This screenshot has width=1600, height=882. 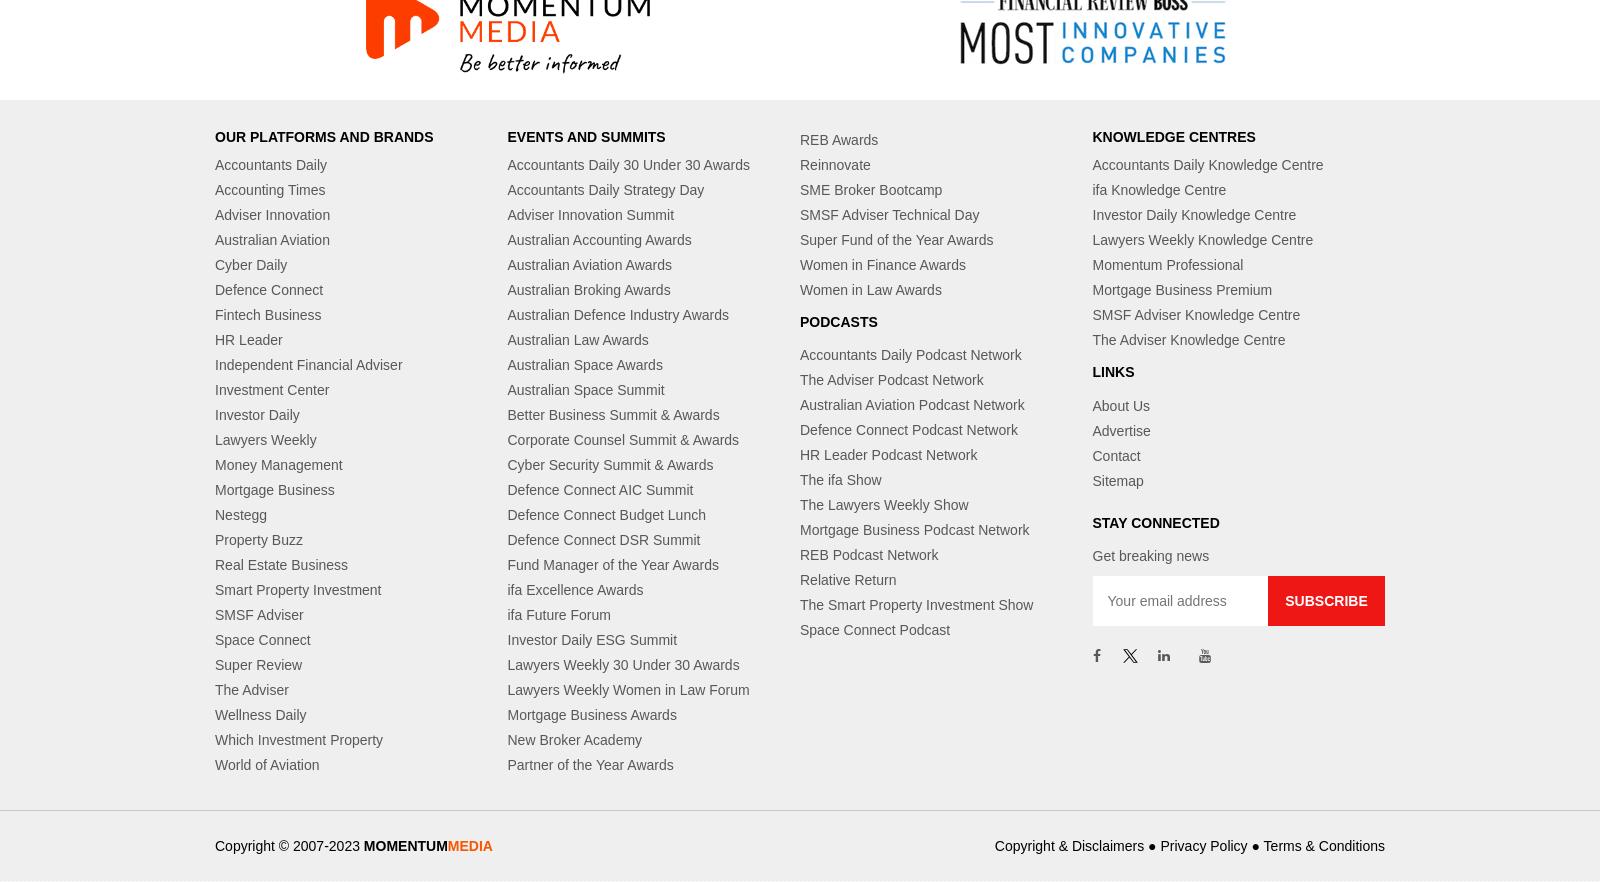 What do you see at coordinates (869, 288) in the screenshot?
I see `'Women in Law Awards'` at bounding box center [869, 288].